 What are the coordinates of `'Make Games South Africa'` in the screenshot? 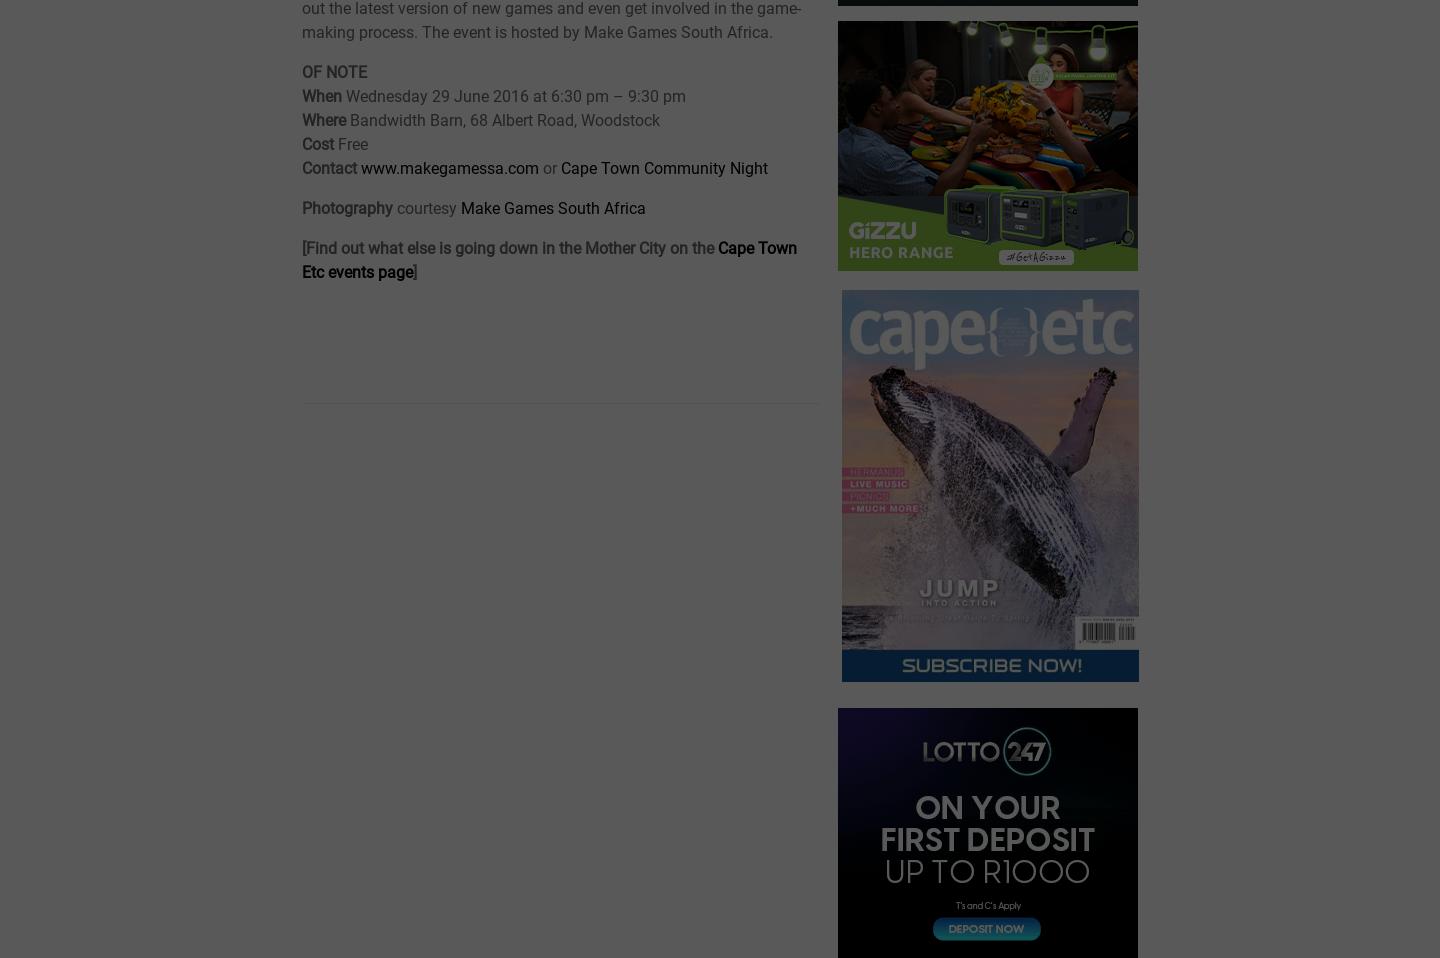 It's located at (555, 206).